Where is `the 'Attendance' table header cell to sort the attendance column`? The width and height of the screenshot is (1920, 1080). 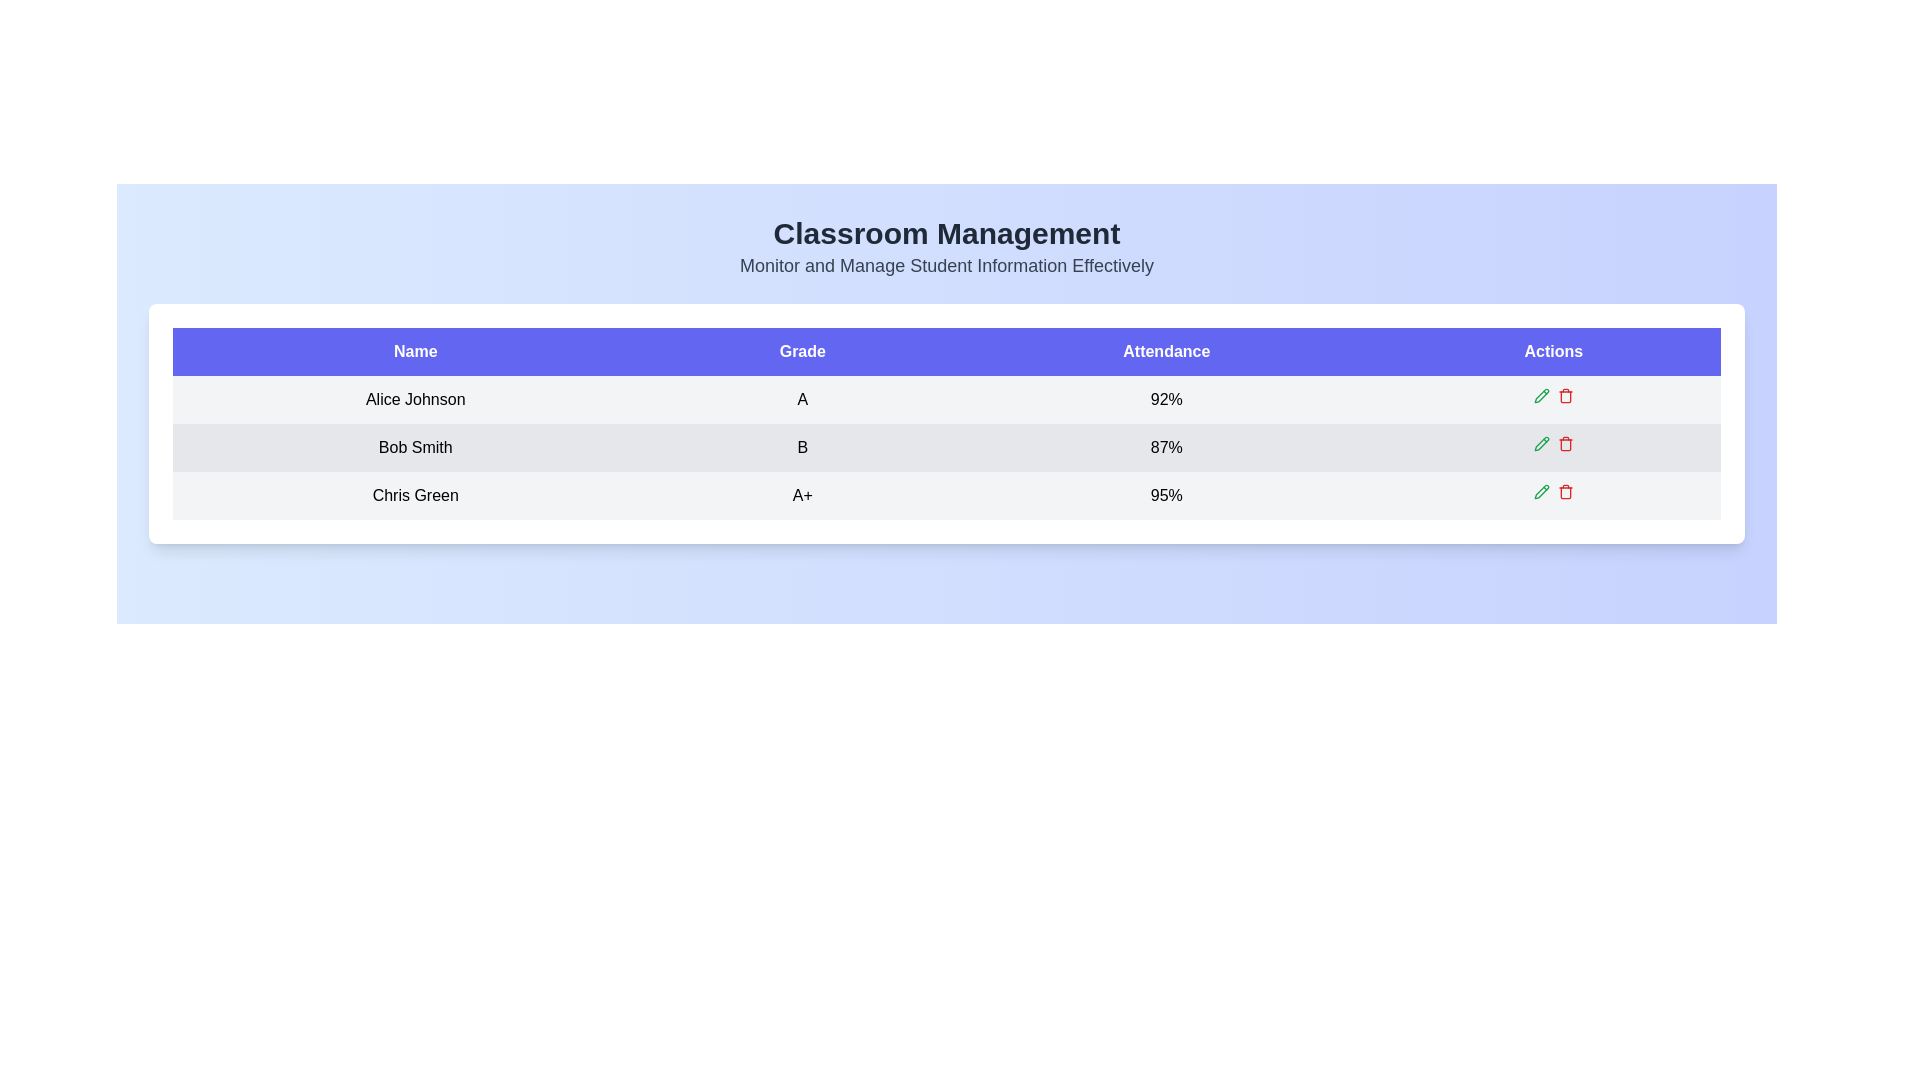
the 'Attendance' table header cell to sort the attendance column is located at coordinates (1166, 350).